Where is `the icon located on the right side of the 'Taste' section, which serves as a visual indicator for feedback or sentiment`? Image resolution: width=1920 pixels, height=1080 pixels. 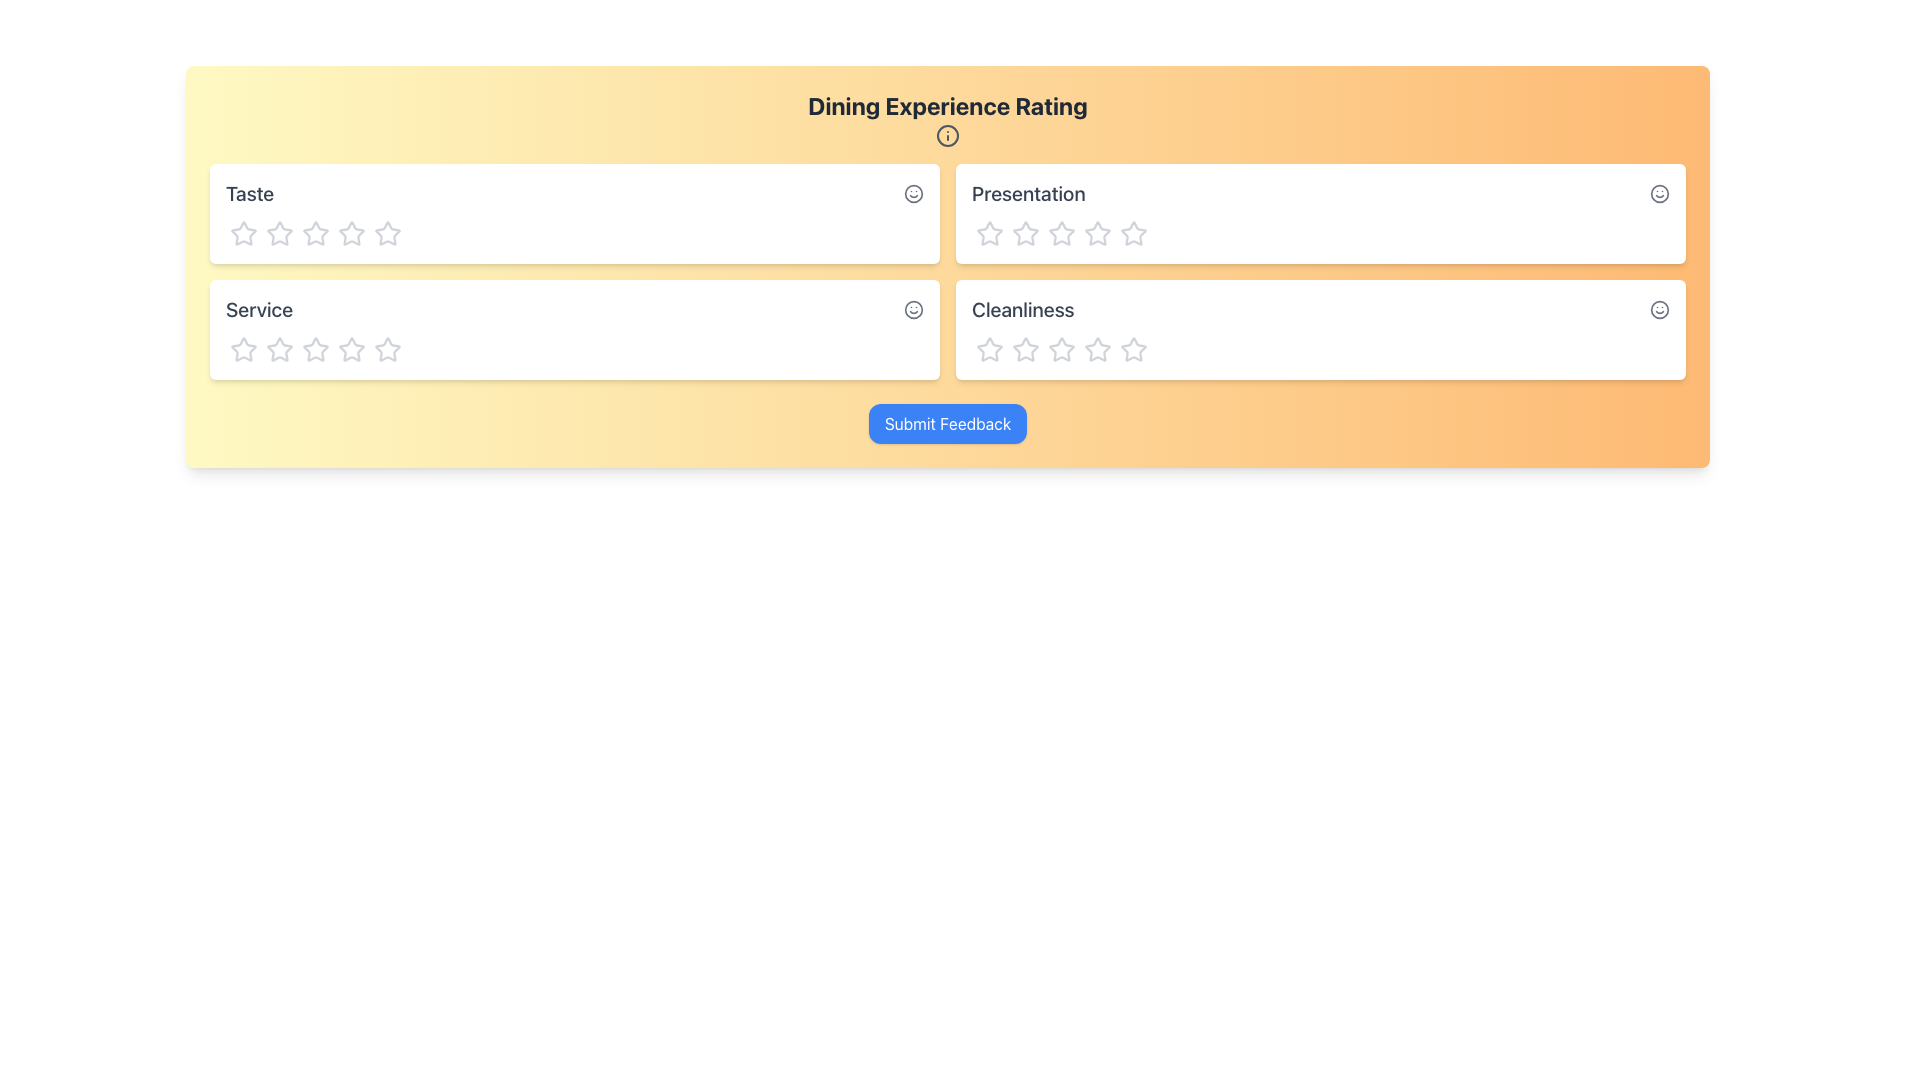 the icon located on the right side of the 'Taste' section, which serves as a visual indicator for feedback or sentiment is located at coordinates (912, 192).